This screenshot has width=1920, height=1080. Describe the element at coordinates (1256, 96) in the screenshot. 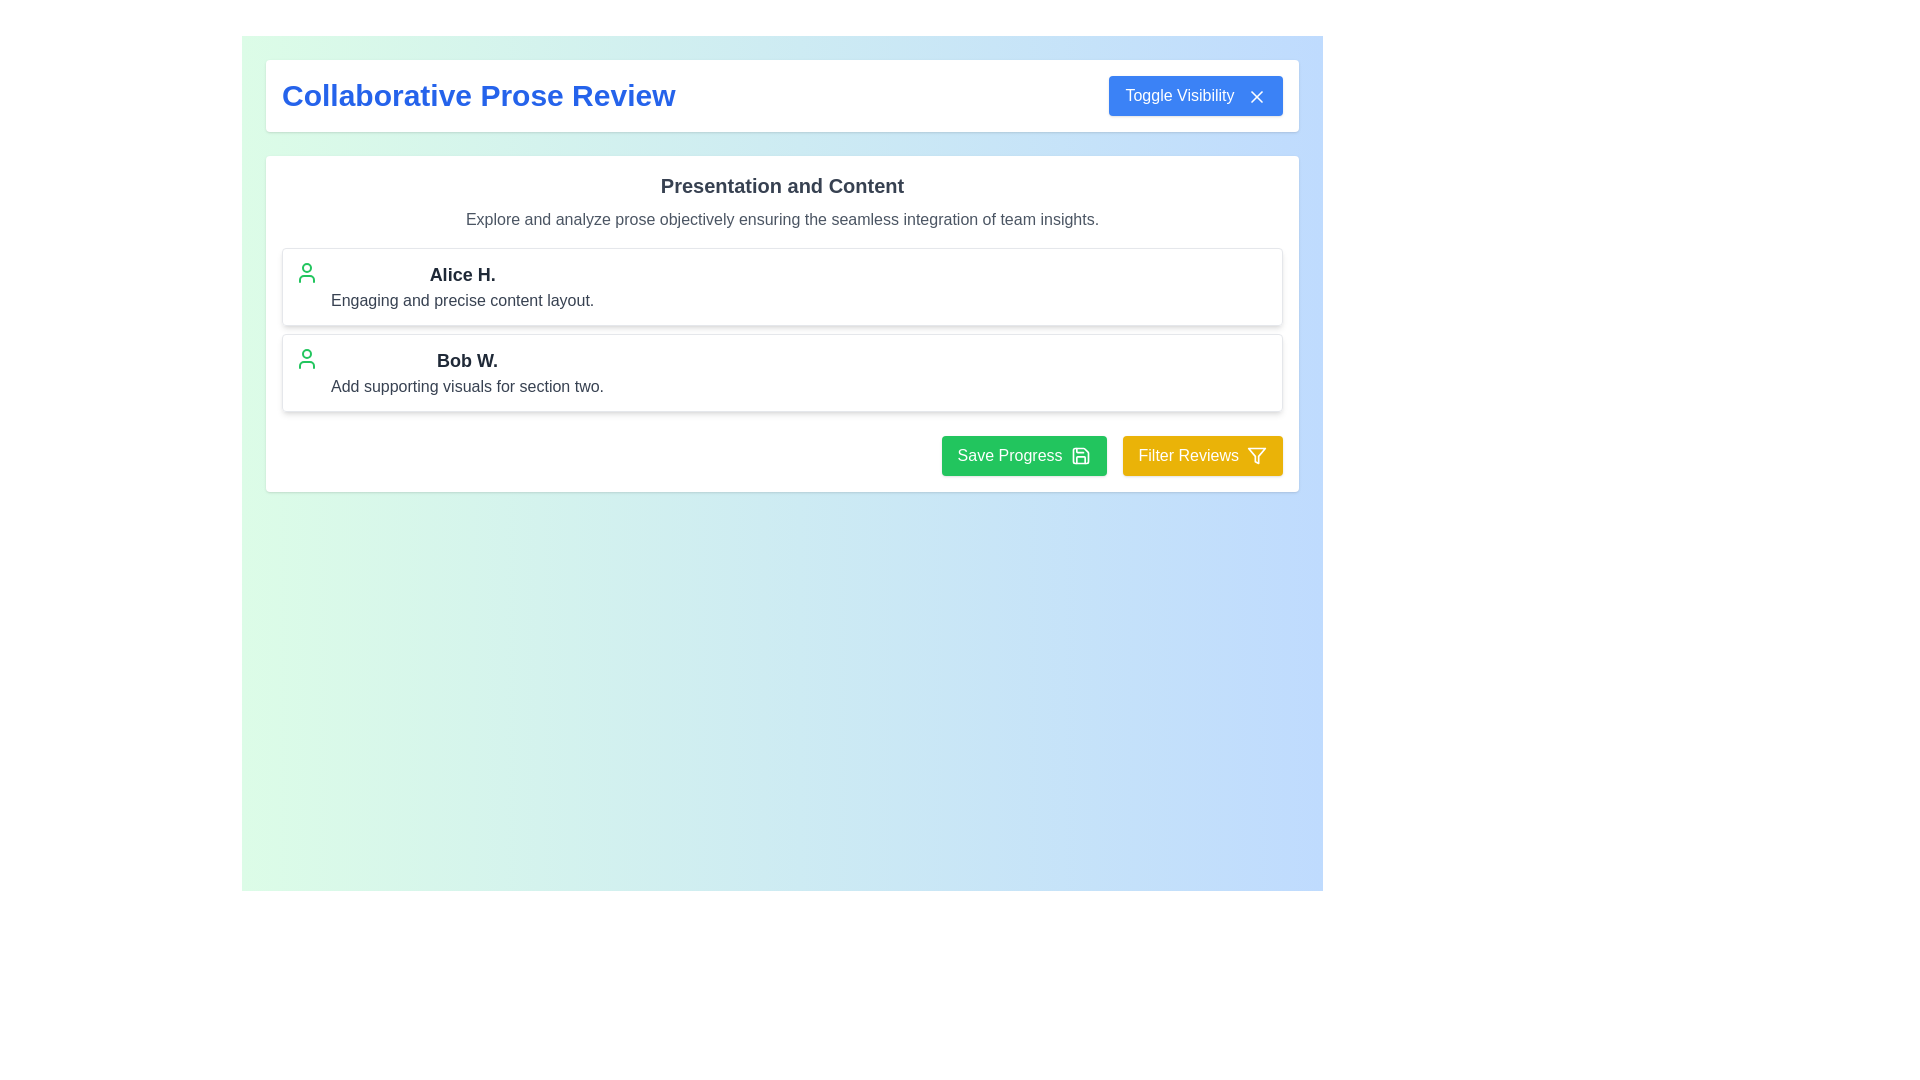

I see `the close icon located near the upper-right portion of the interface, adjacent to the 'Toggle Visibility' button` at that location.